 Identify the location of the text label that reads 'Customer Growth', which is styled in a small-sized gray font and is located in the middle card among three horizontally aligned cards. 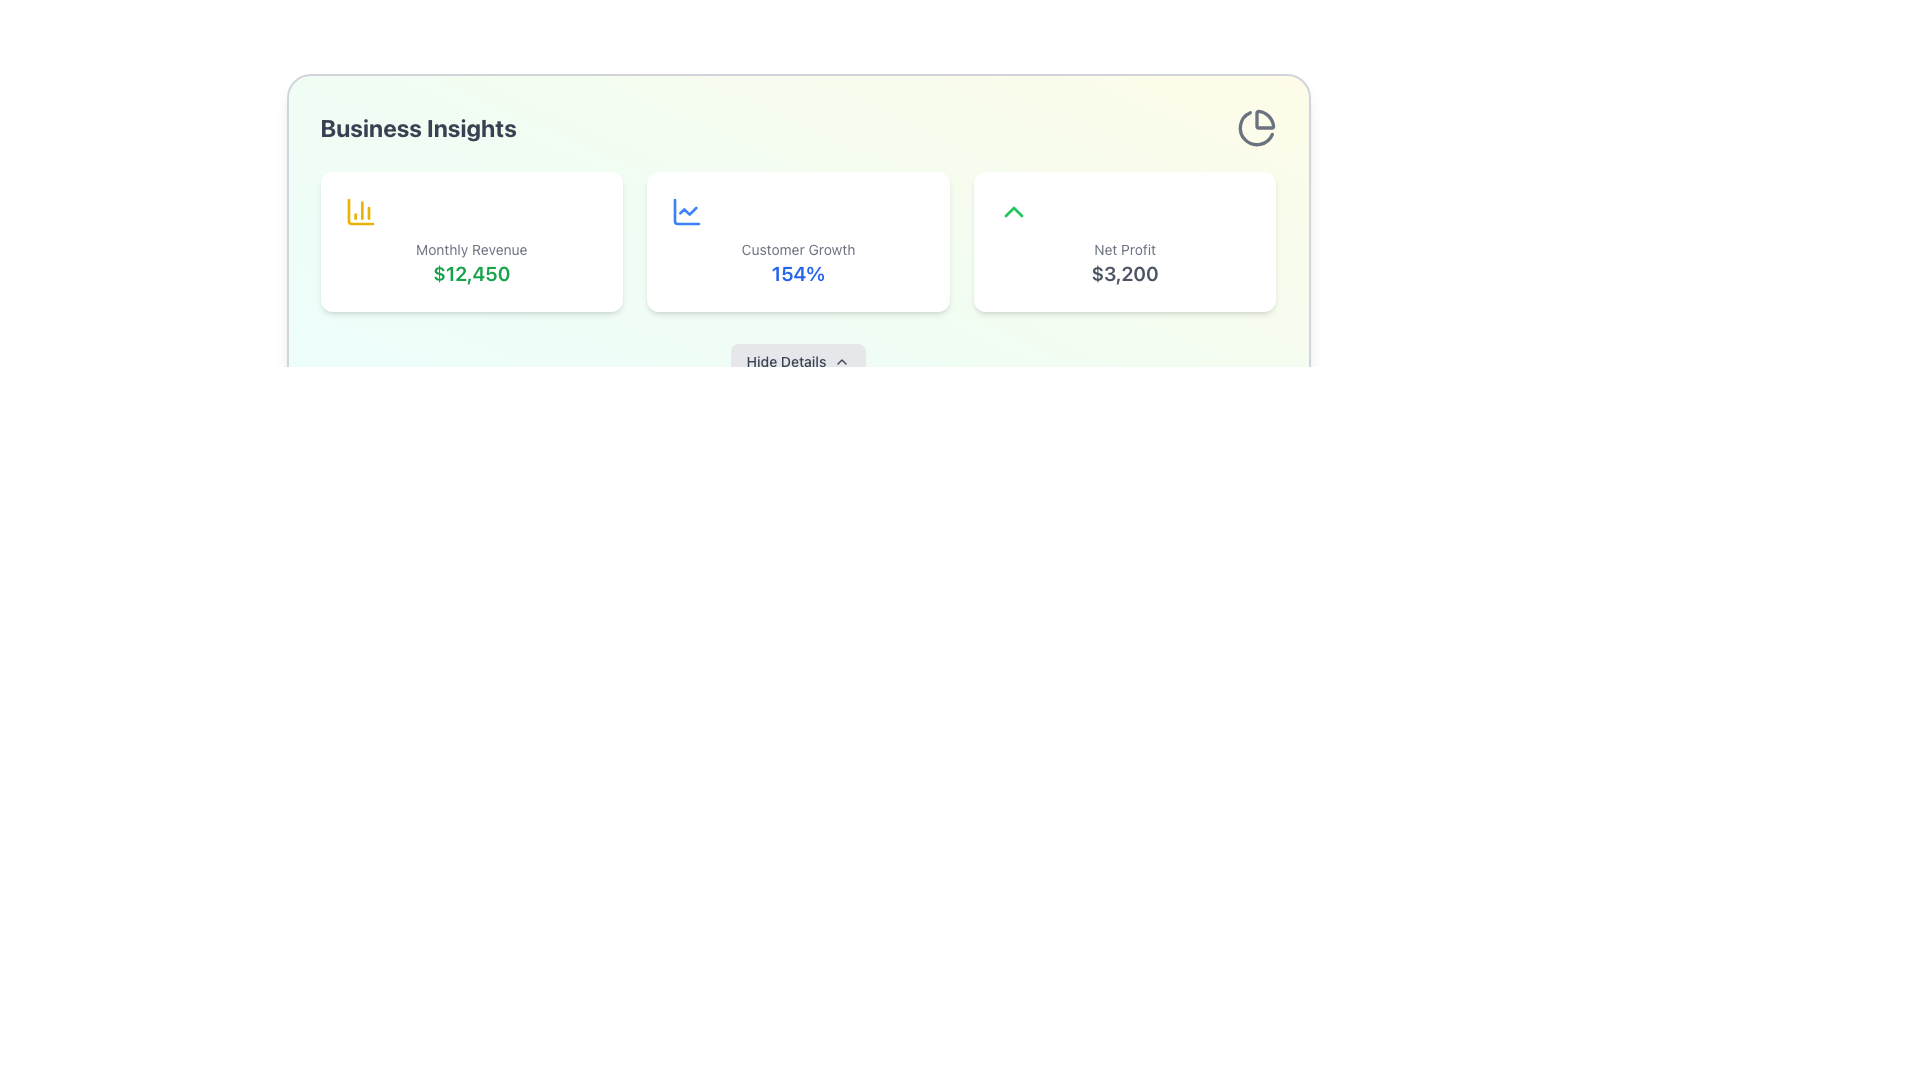
(797, 249).